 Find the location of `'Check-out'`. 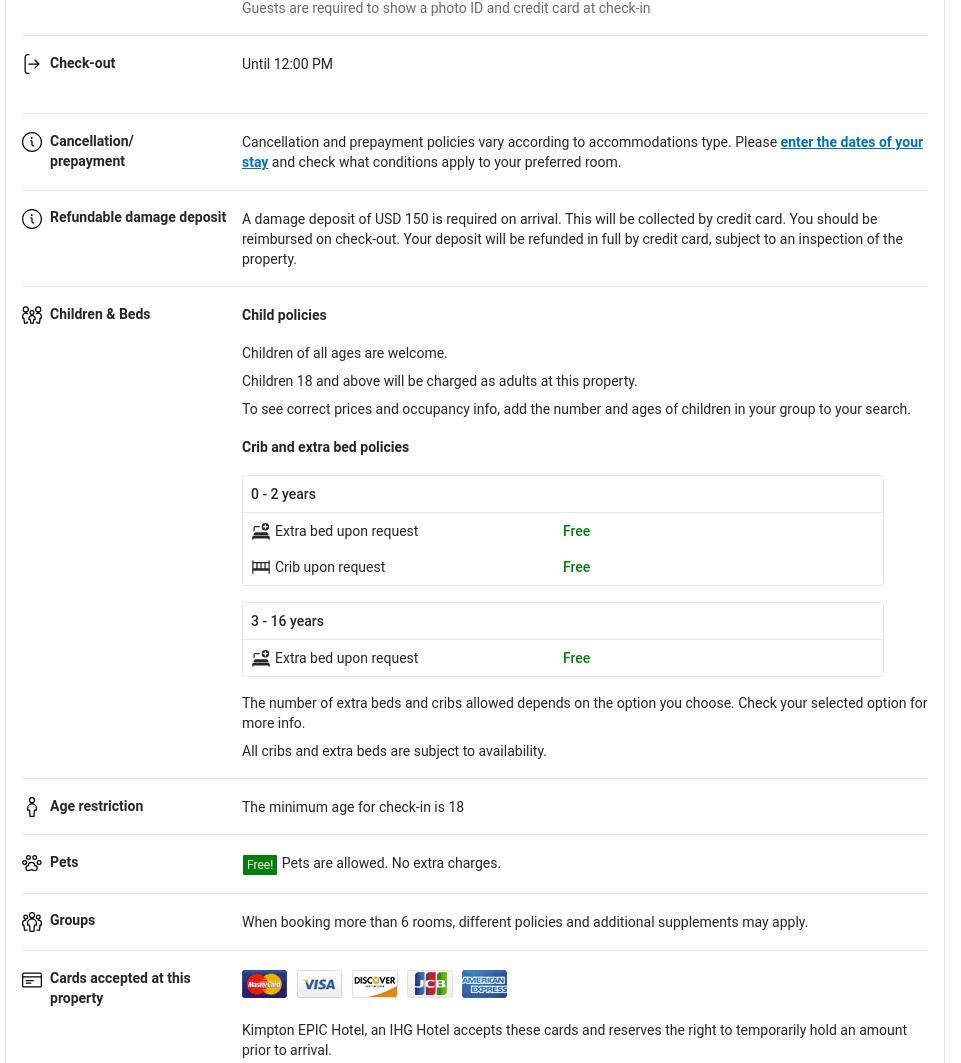

'Check-out' is located at coordinates (48, 61).